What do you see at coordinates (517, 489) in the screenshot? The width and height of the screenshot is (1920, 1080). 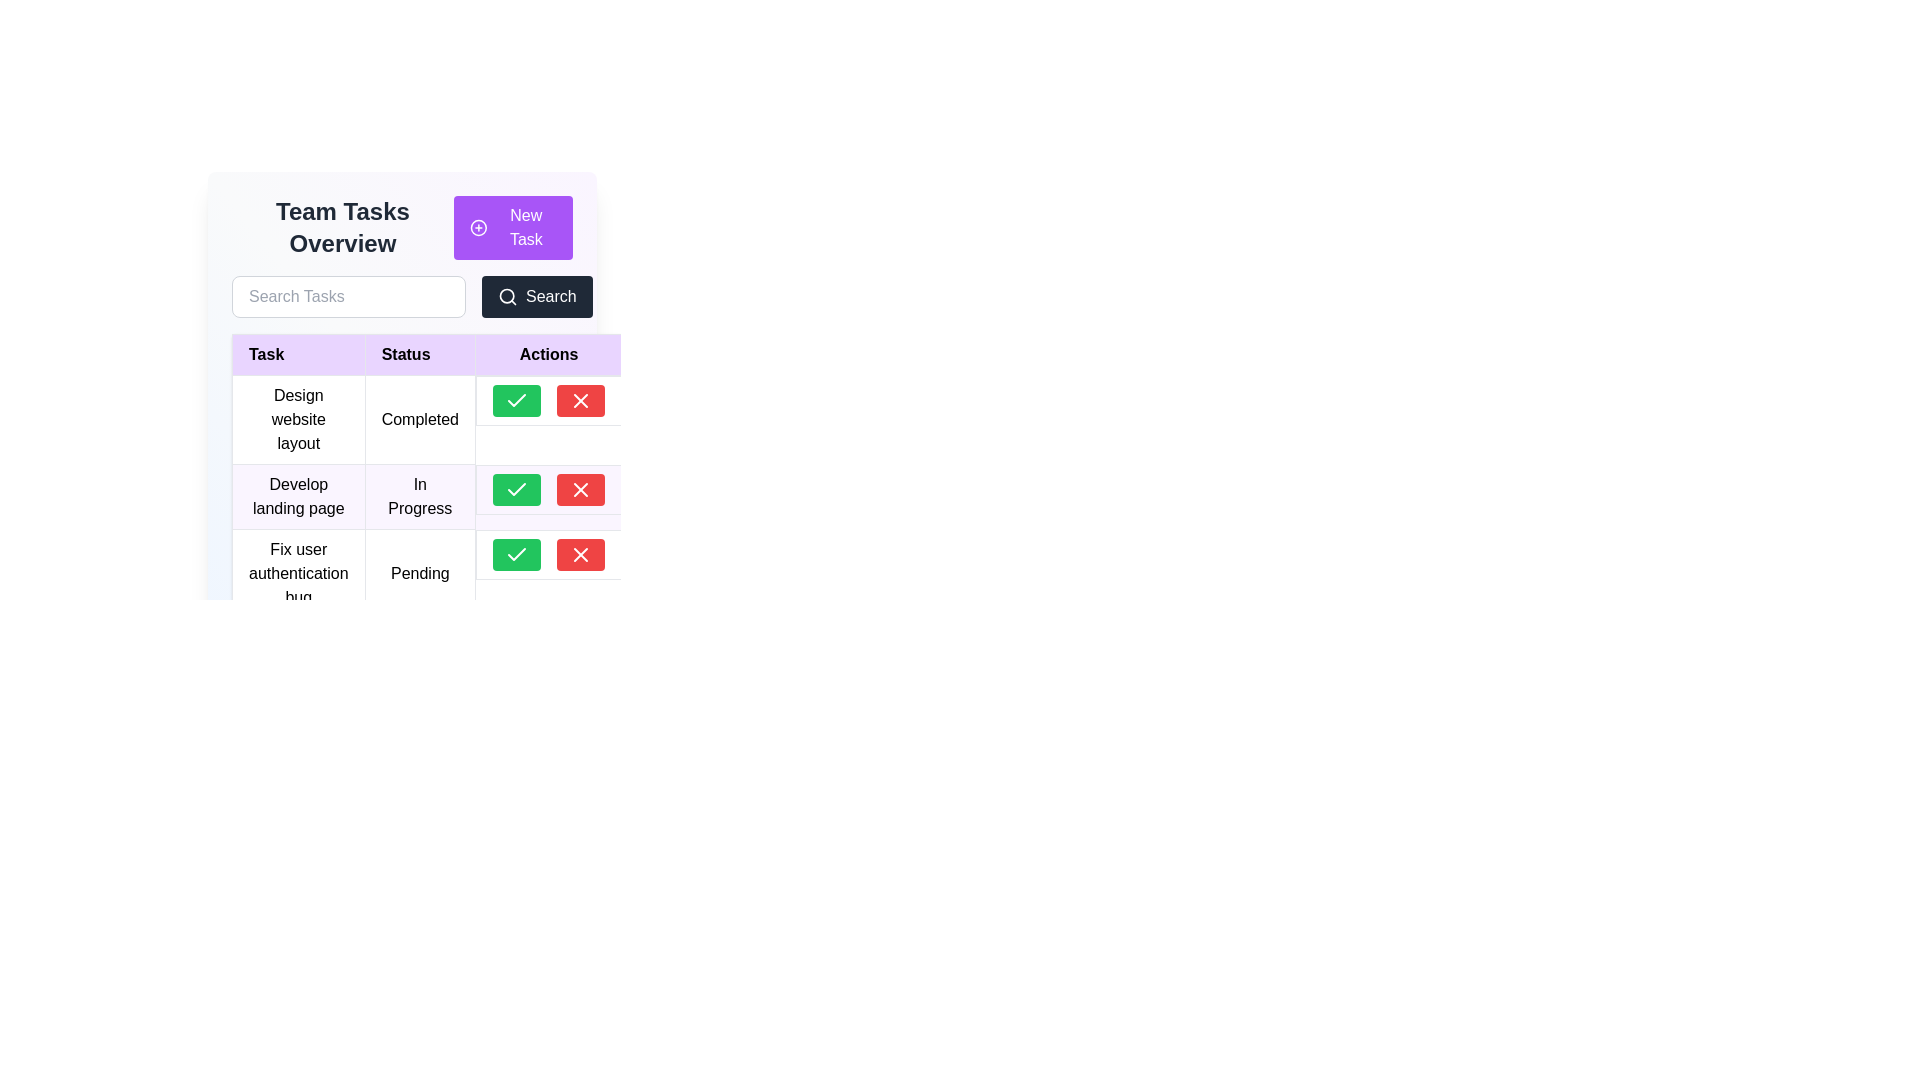 I see `the approval button located to the left of the red action button in the row for 'Develop landing page' within the 'Actions' column of the table to approve the task` at bounding box center [517, 489].